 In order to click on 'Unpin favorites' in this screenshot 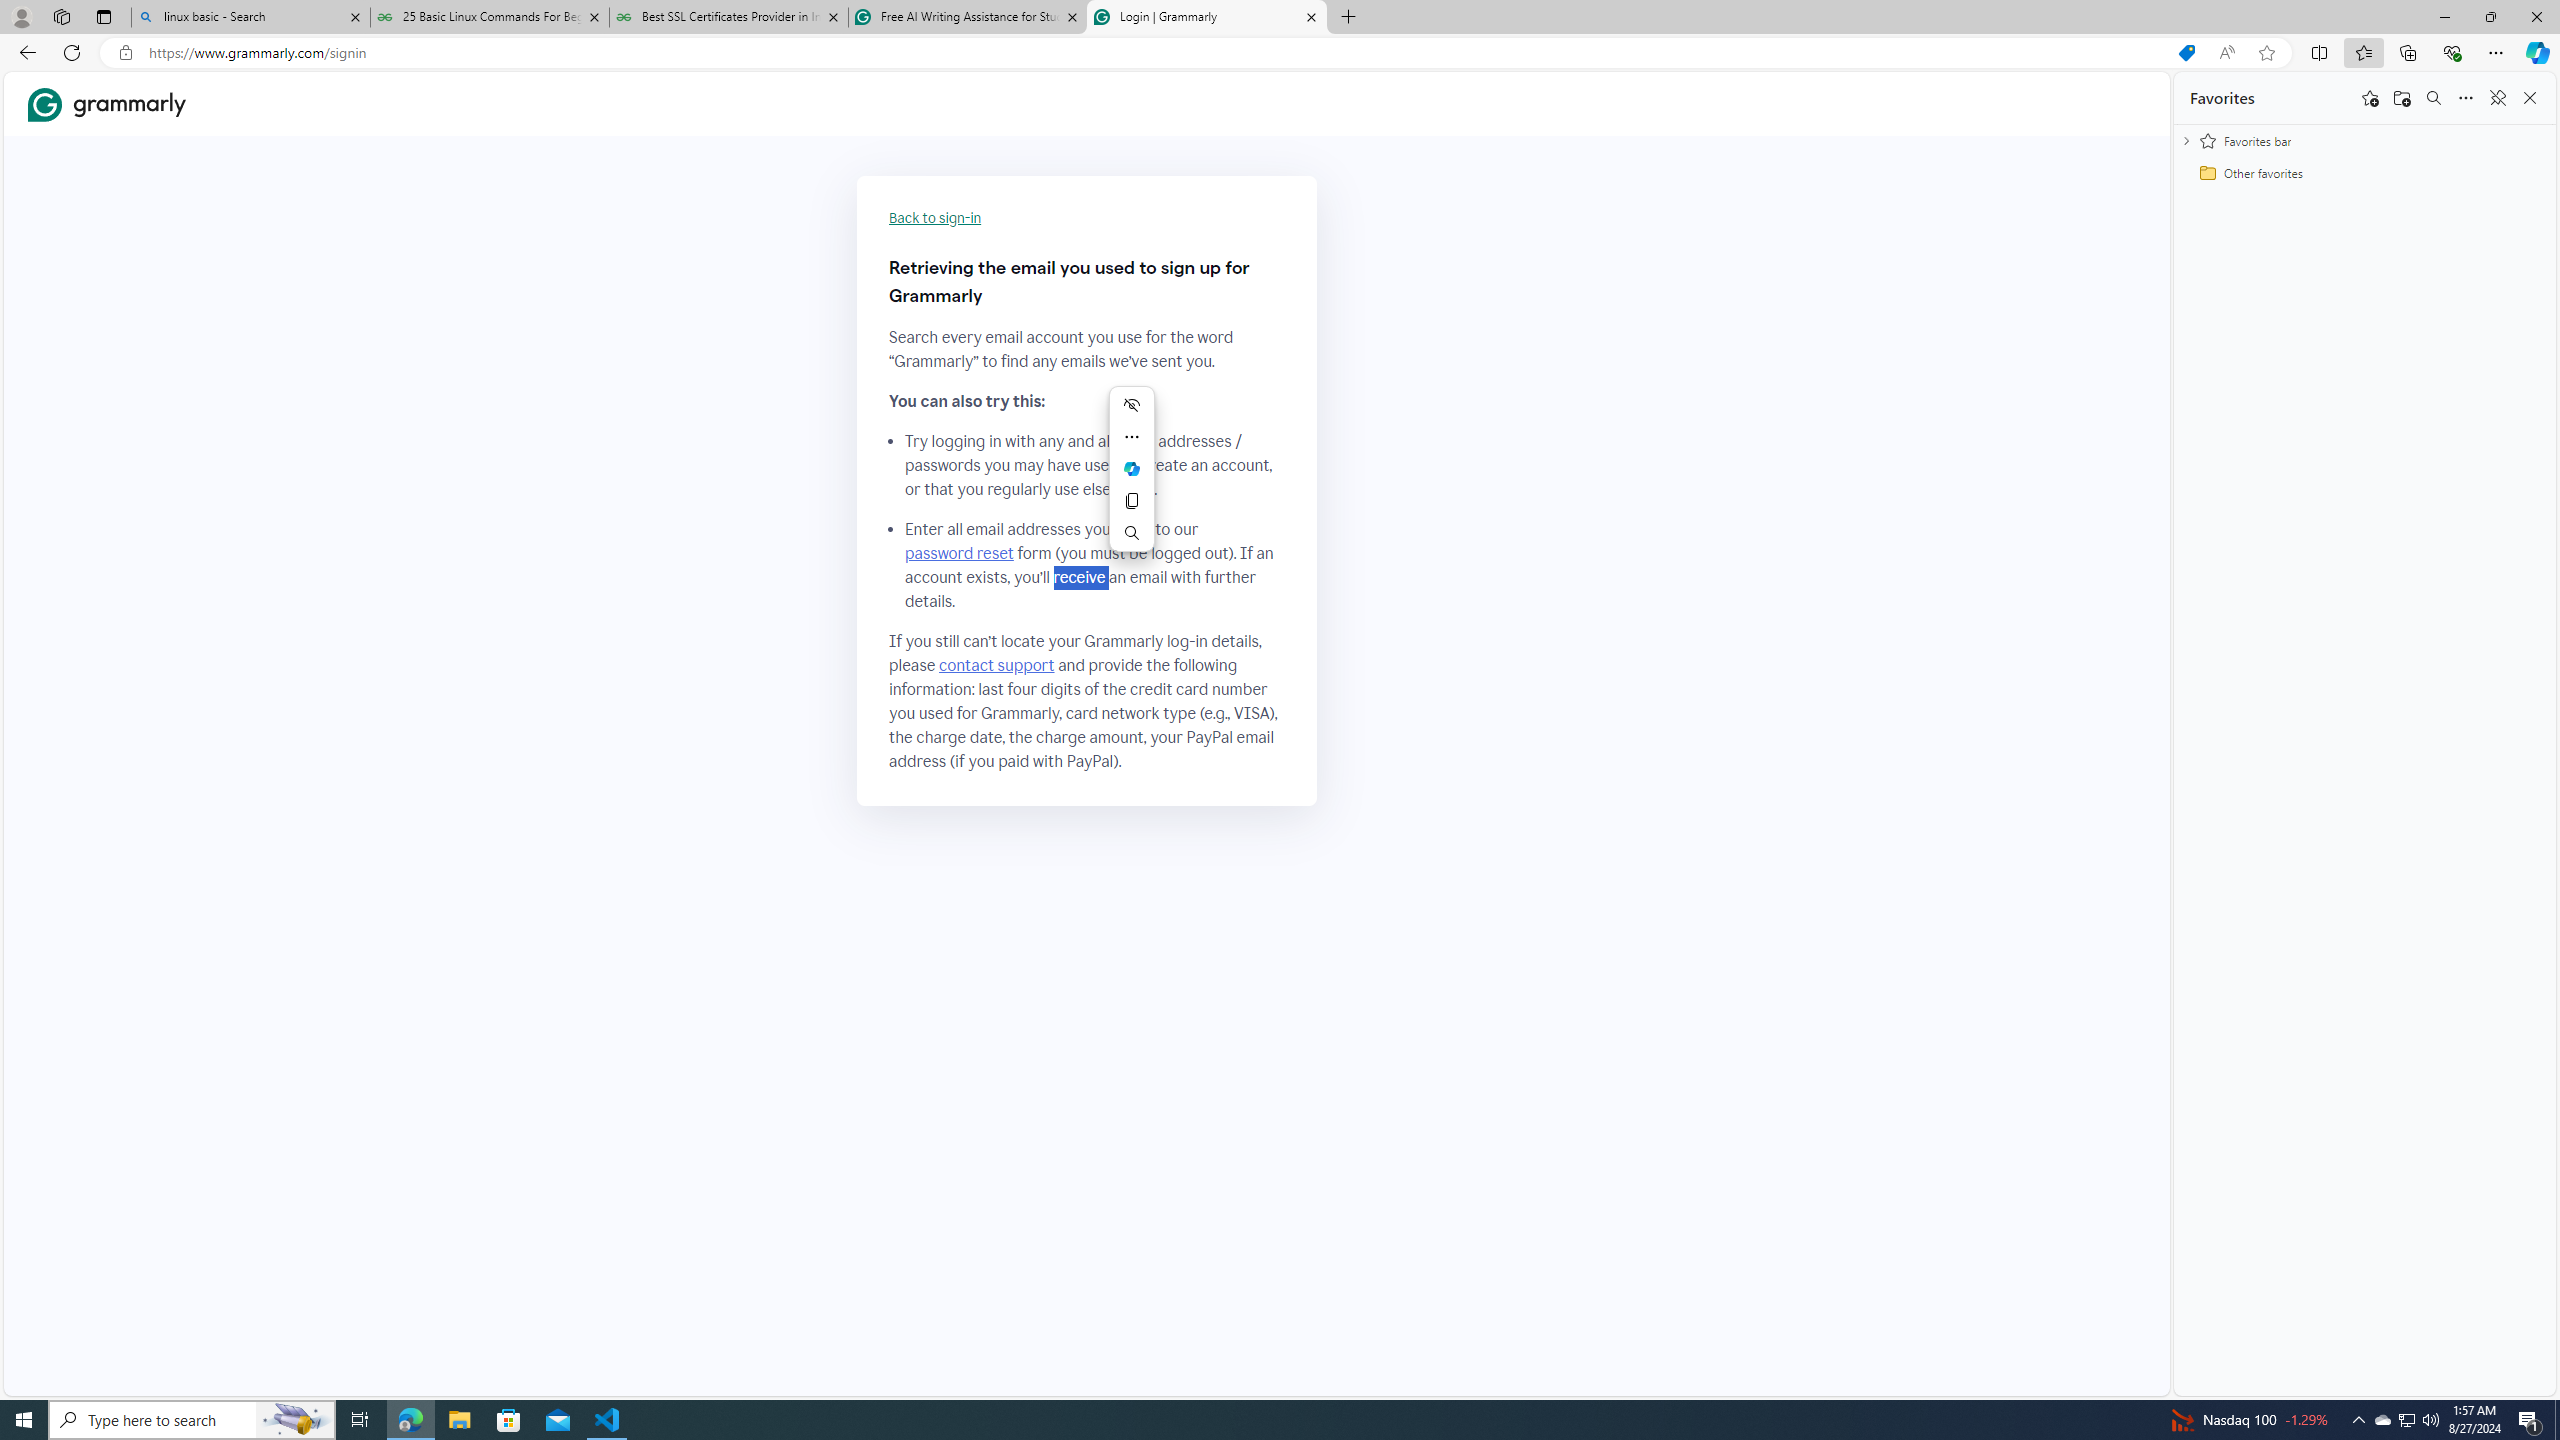, I will do `click(2496, 96)`.